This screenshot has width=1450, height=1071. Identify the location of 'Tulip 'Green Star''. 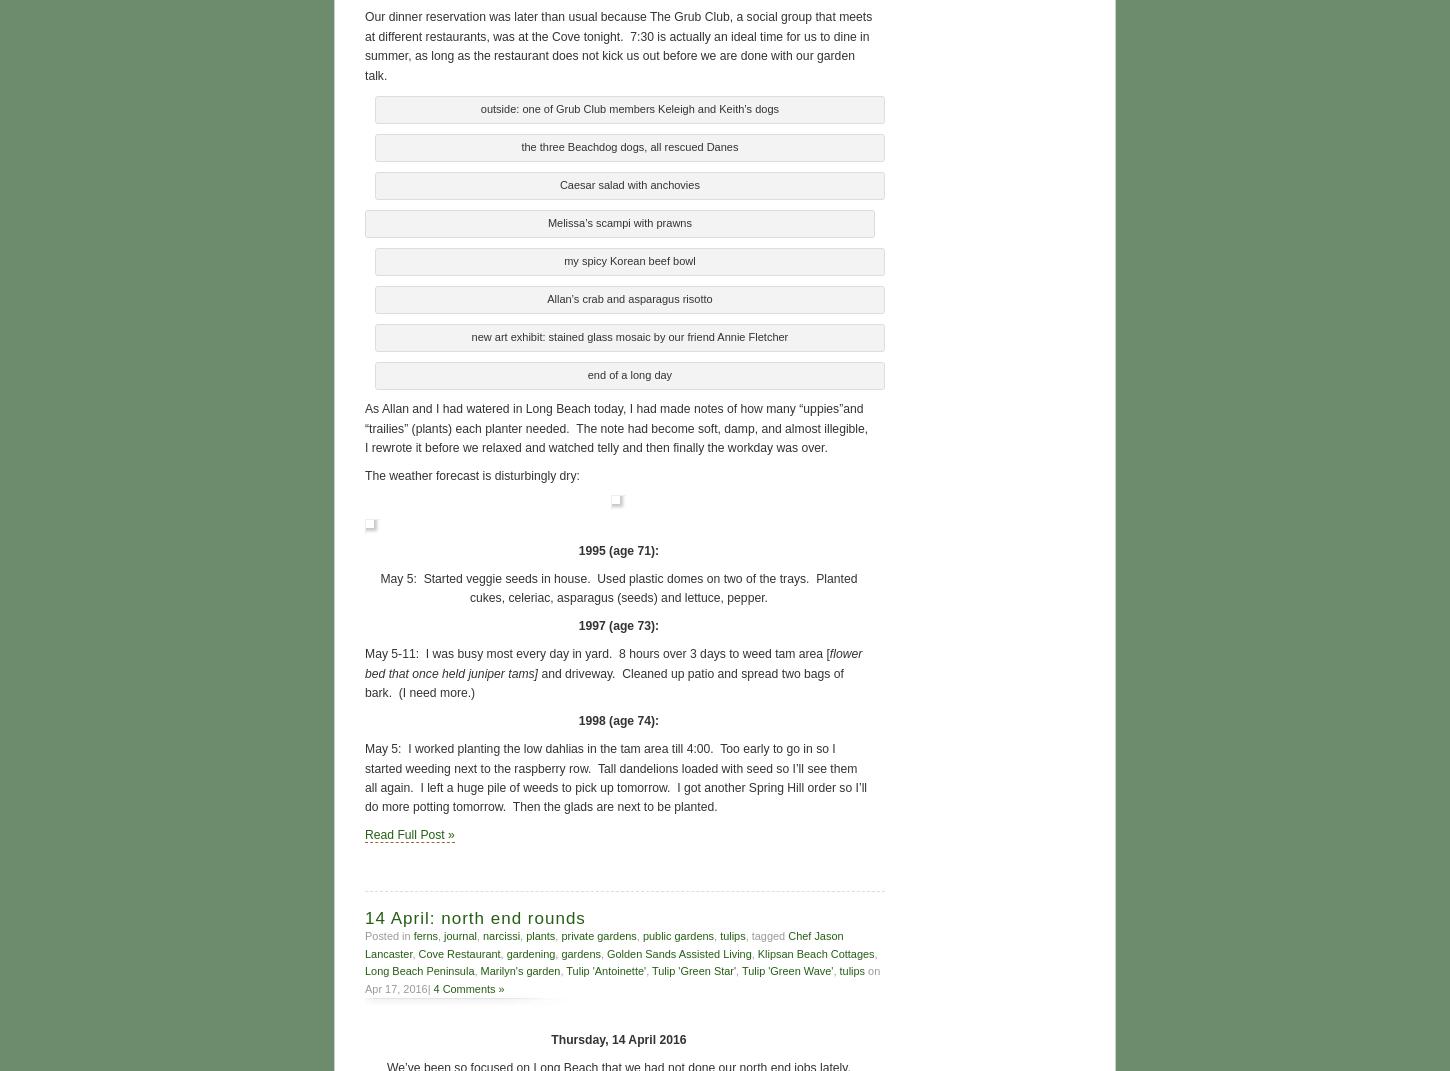
(651, 968).